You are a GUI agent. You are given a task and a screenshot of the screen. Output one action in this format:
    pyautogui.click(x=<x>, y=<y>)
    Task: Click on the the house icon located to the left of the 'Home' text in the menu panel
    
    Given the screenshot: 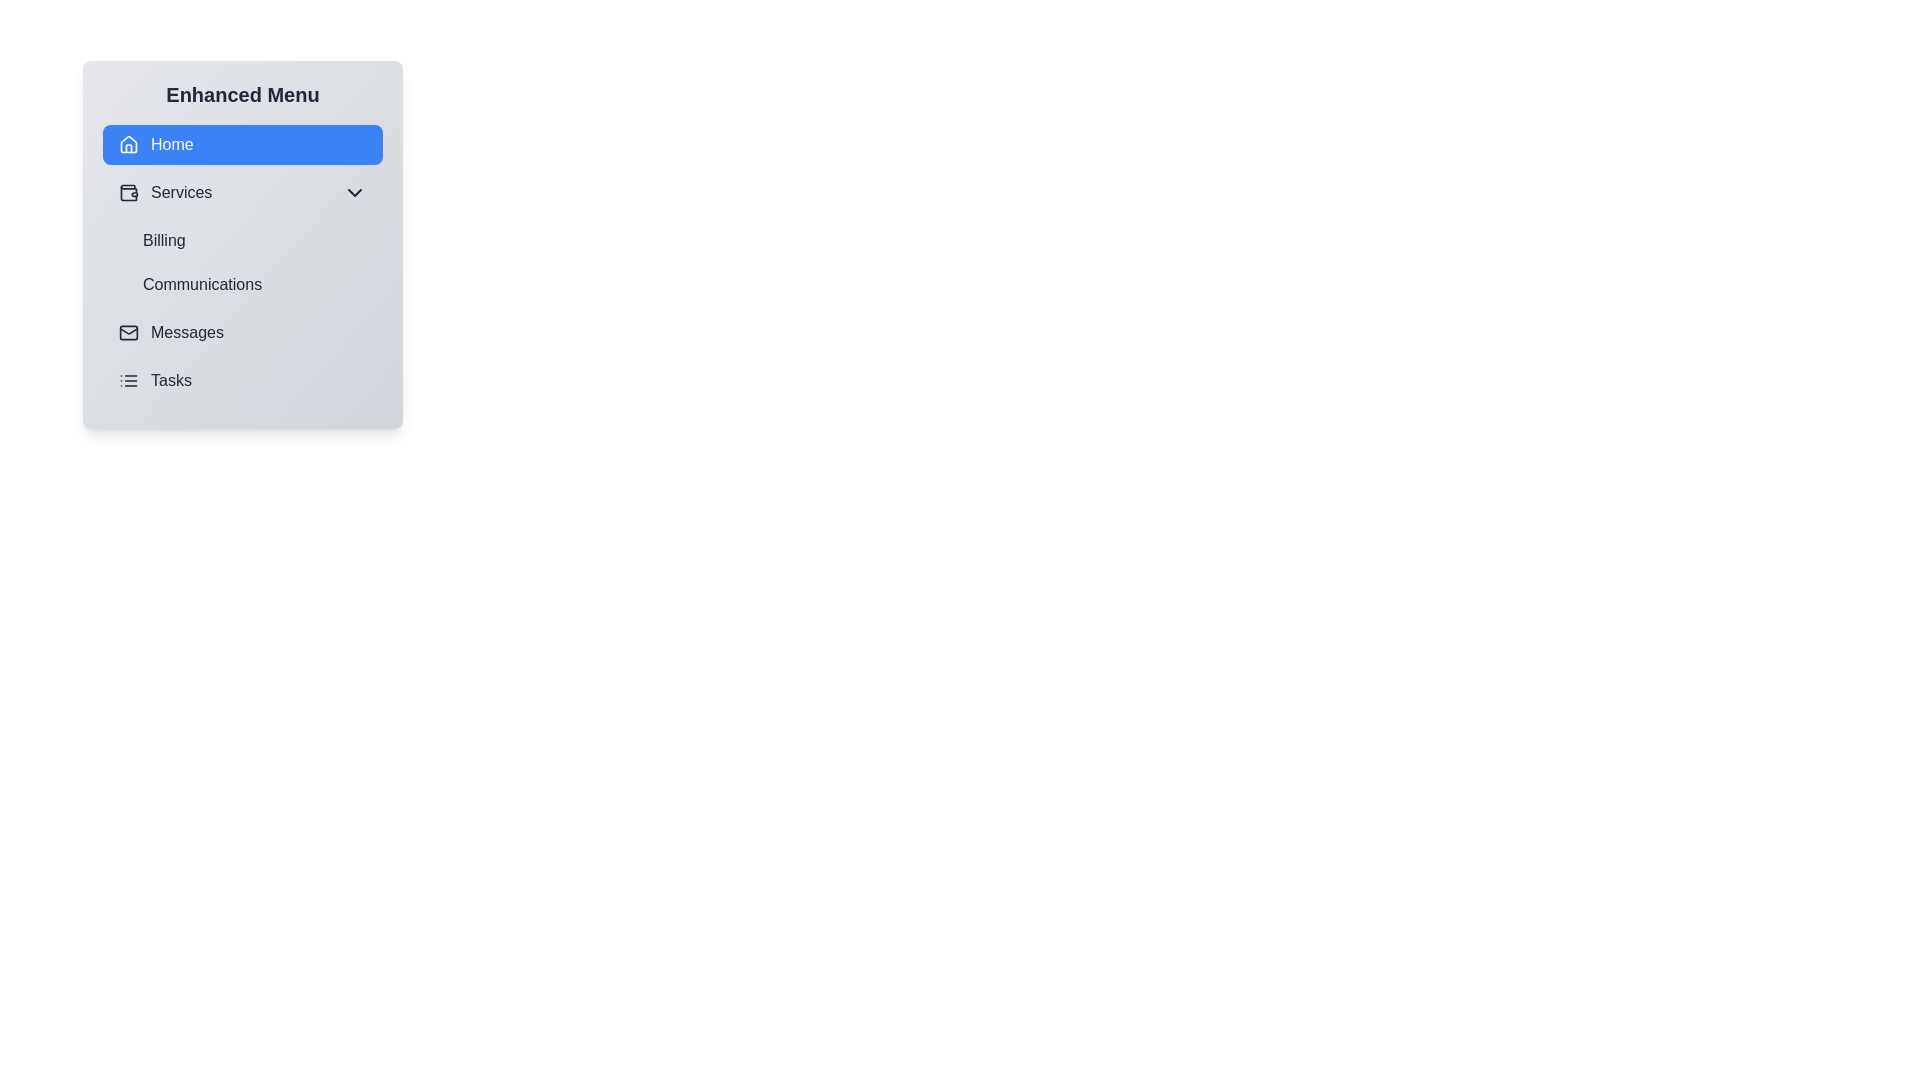 What is the action you would take?
    pyautogui.click(x=128, y=144)
    